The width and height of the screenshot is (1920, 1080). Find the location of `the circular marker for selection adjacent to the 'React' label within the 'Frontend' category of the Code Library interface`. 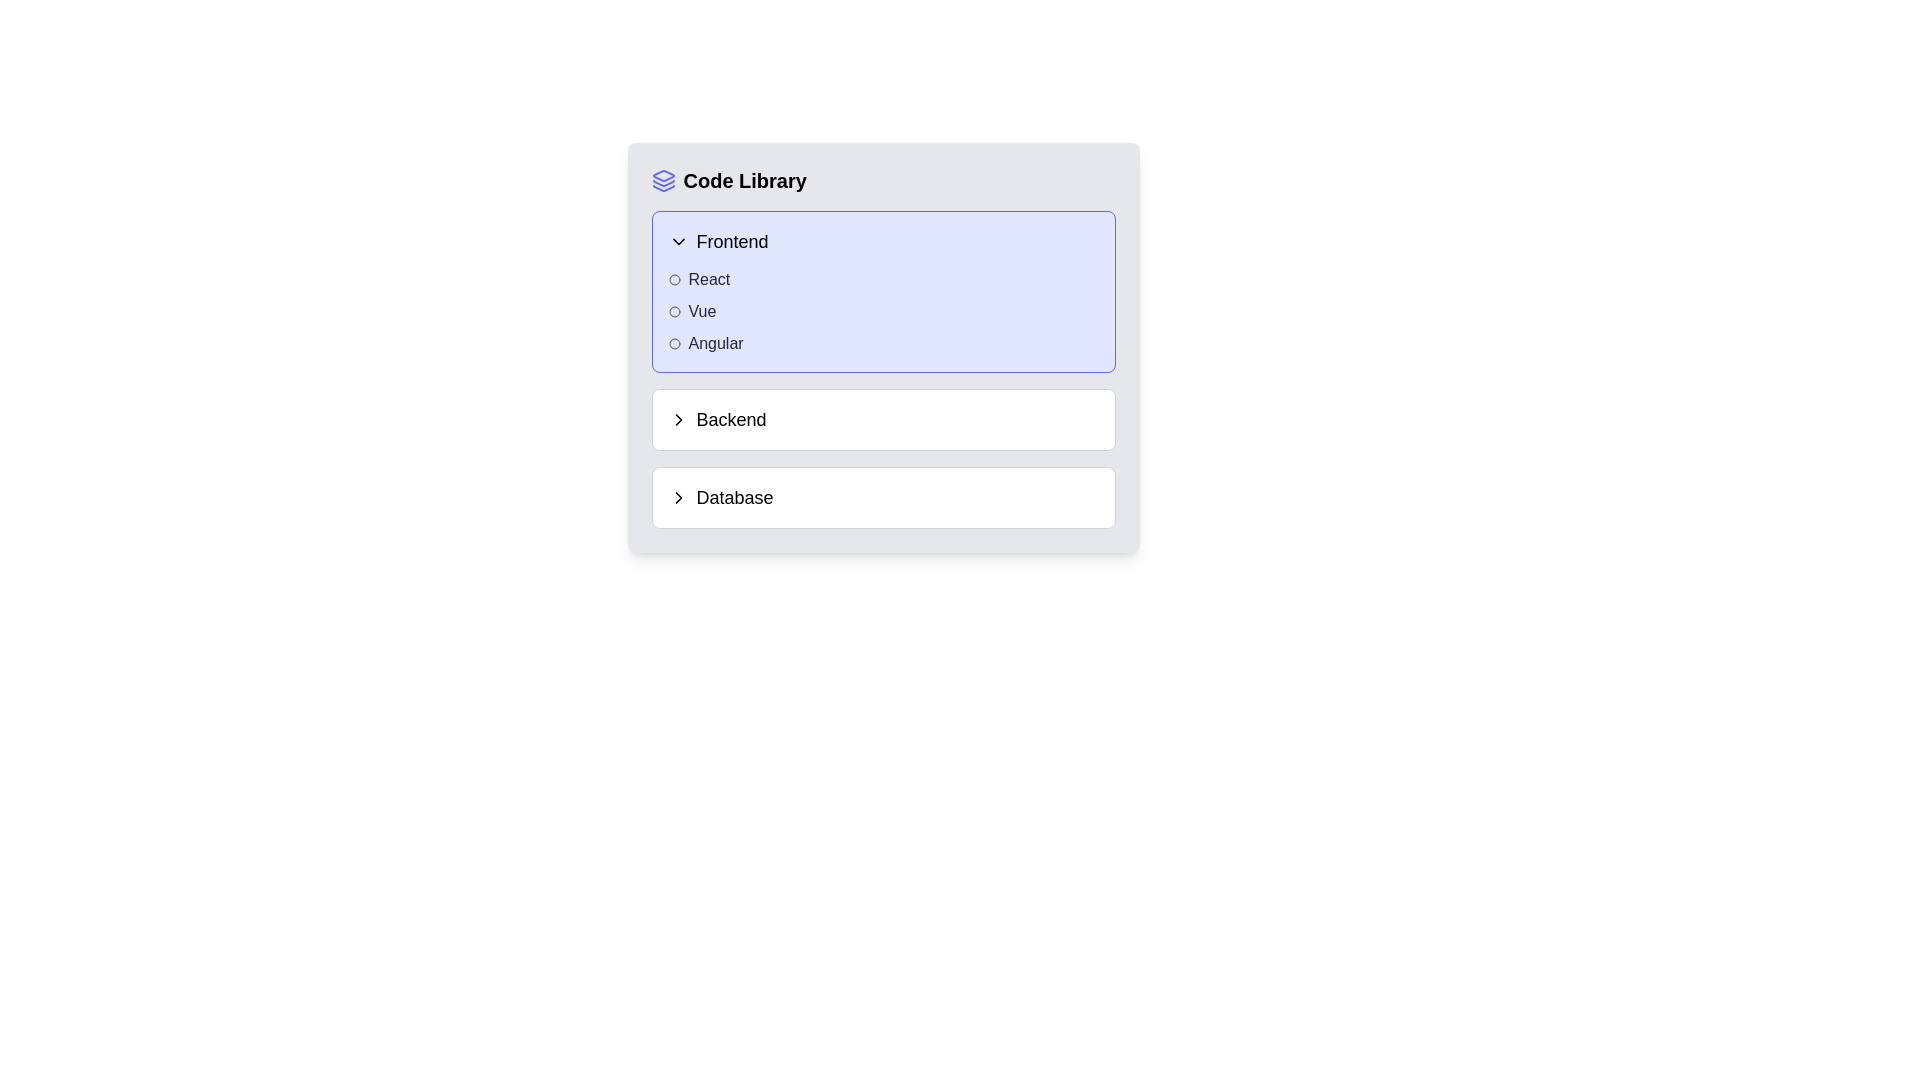

the circular marker for selection adjacent to the 'React' label within the 'Frontend' category of the Code Library interface is located at coordinates (674, 280).